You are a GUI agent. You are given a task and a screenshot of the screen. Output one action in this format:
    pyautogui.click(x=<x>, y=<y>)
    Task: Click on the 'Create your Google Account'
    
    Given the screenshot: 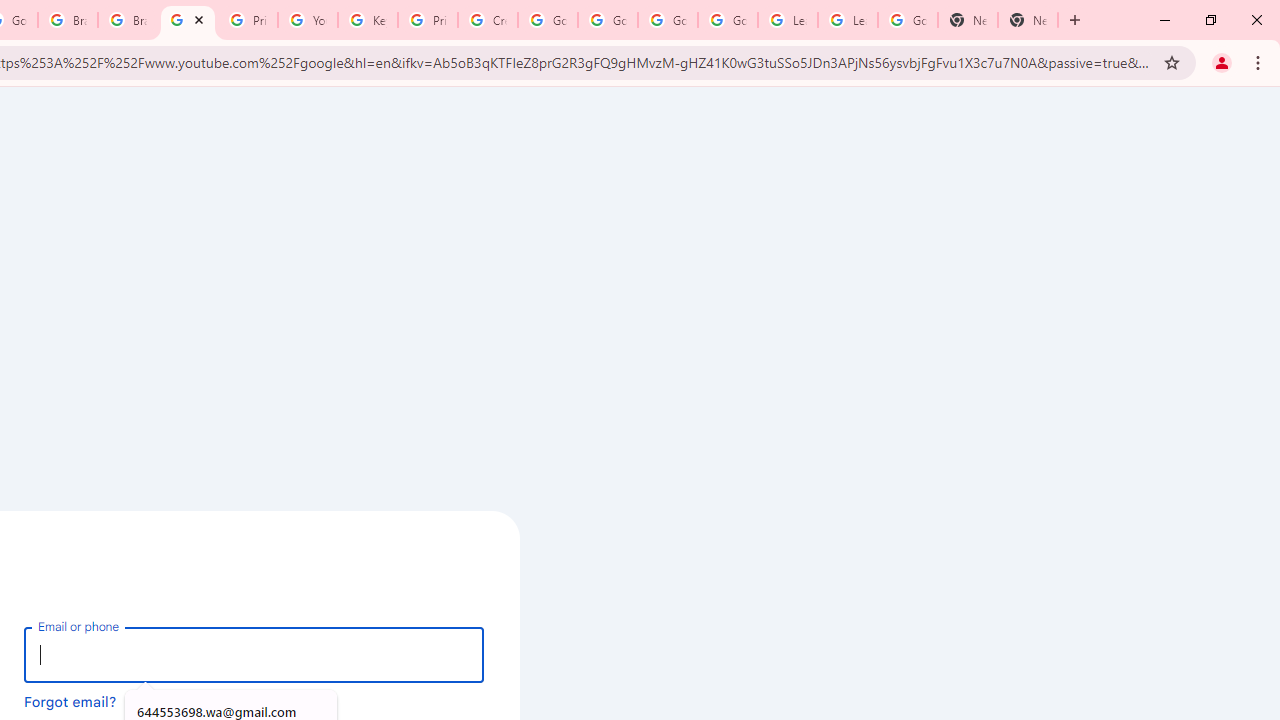 What is the action you would take?
    pyautogui.click(x=488, y=20)
    